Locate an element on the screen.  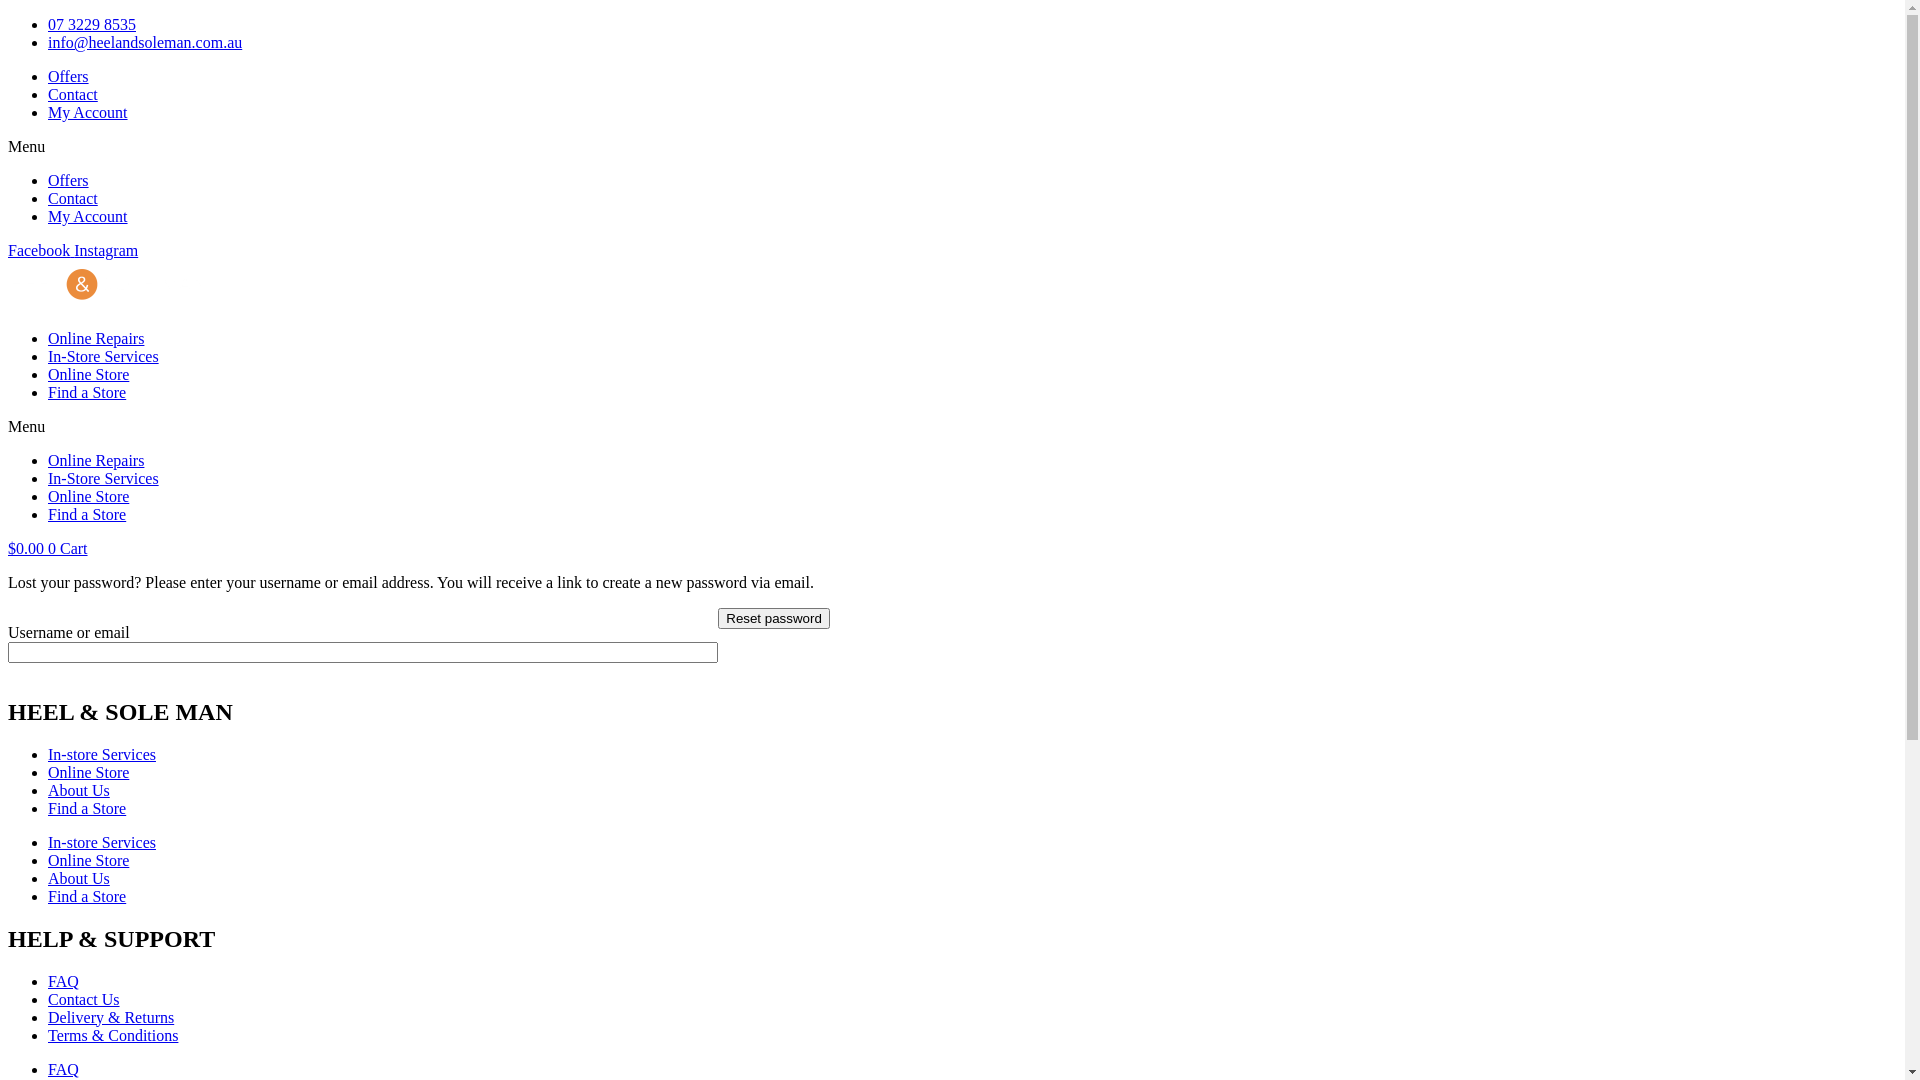
'Instagram' is located at coordinates (73, 249).